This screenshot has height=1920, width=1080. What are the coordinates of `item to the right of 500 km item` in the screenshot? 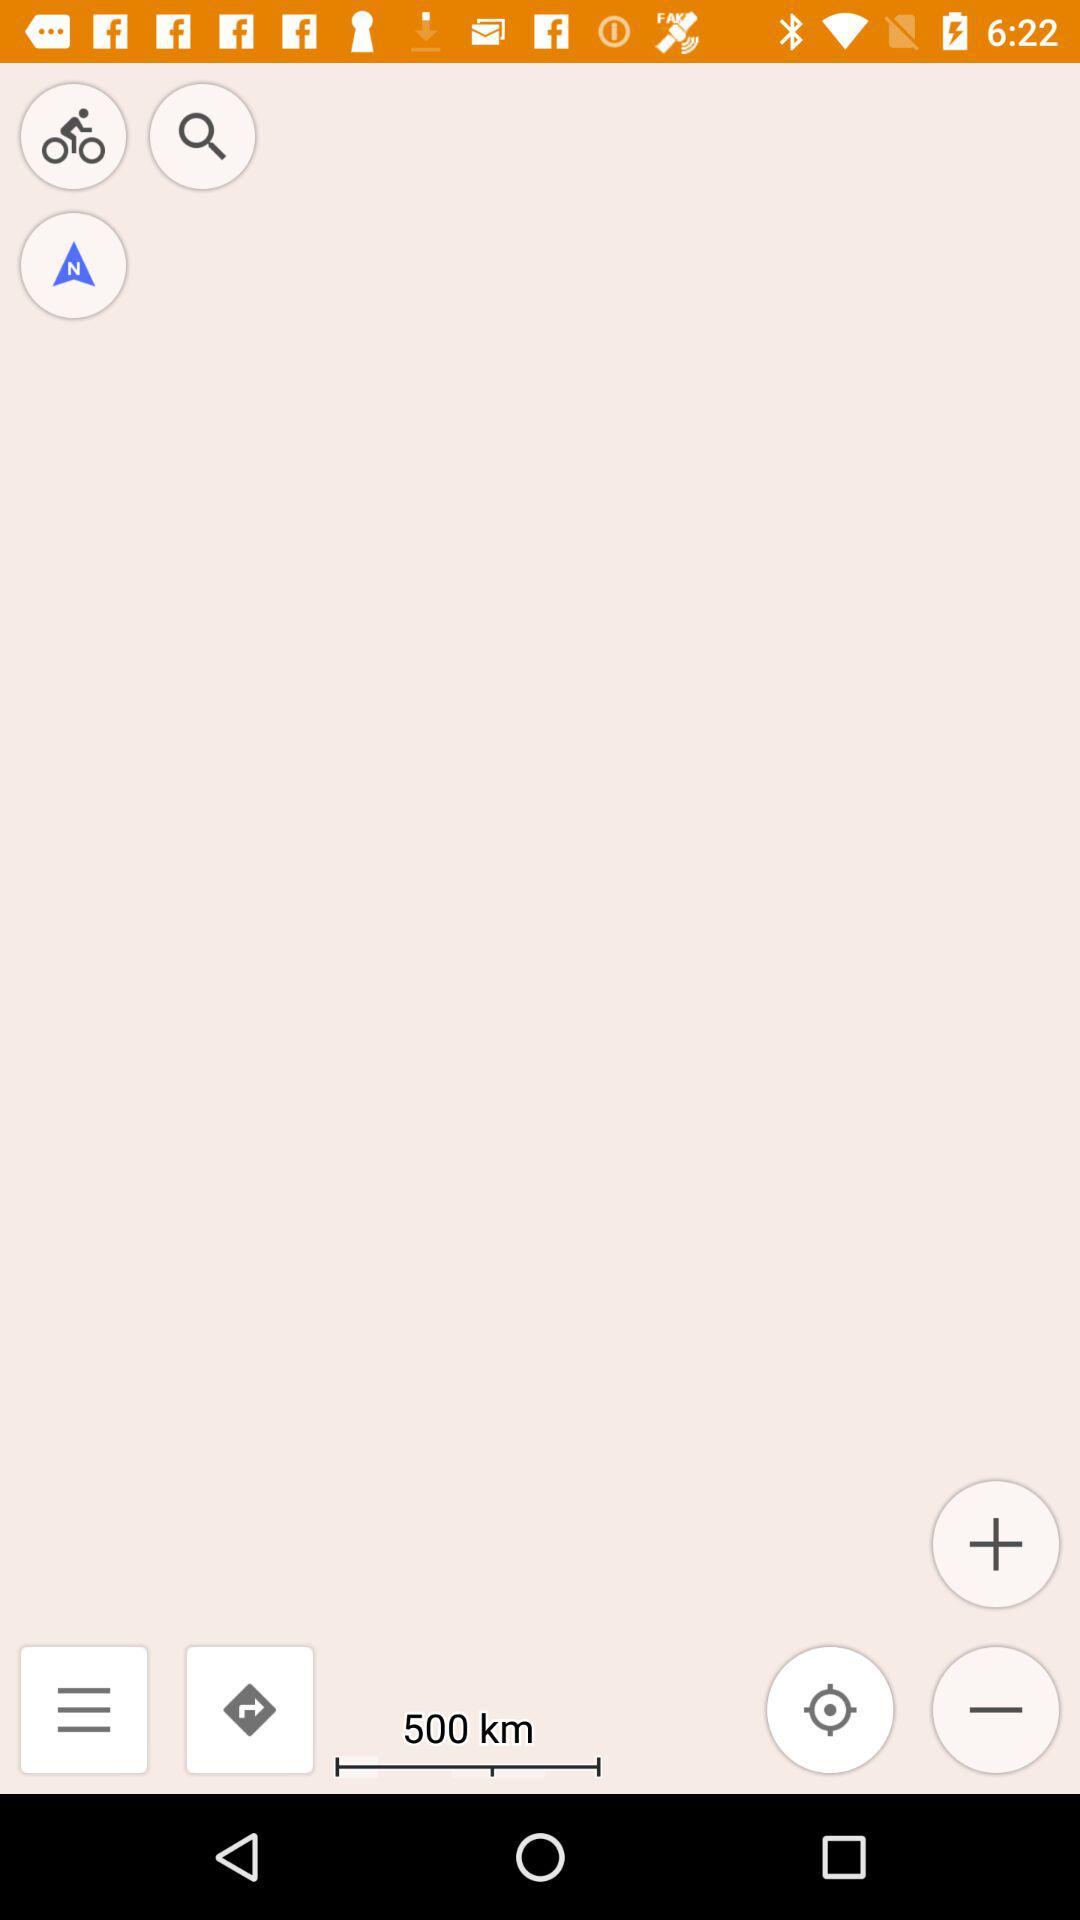 It's located at (830, 1708).